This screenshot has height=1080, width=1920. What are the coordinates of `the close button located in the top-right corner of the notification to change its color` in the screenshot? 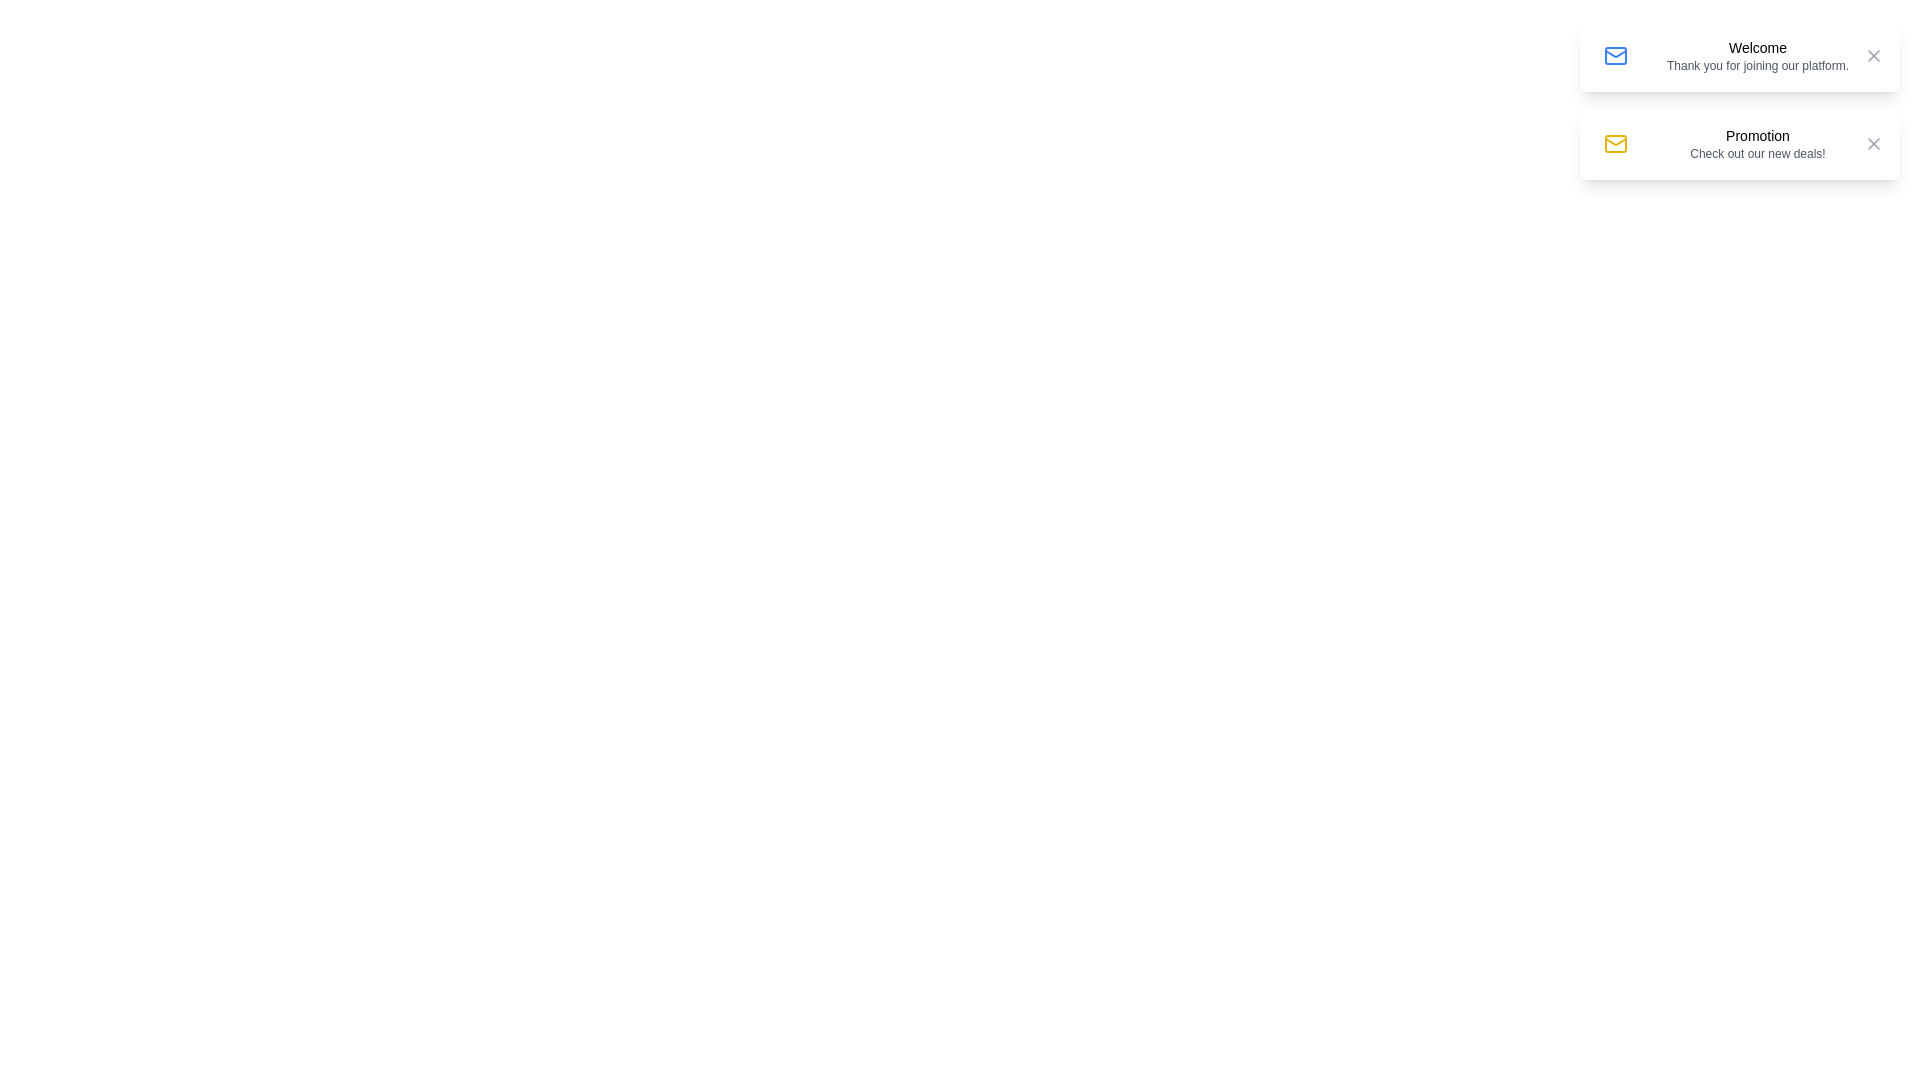 It's located at (1872, 55).